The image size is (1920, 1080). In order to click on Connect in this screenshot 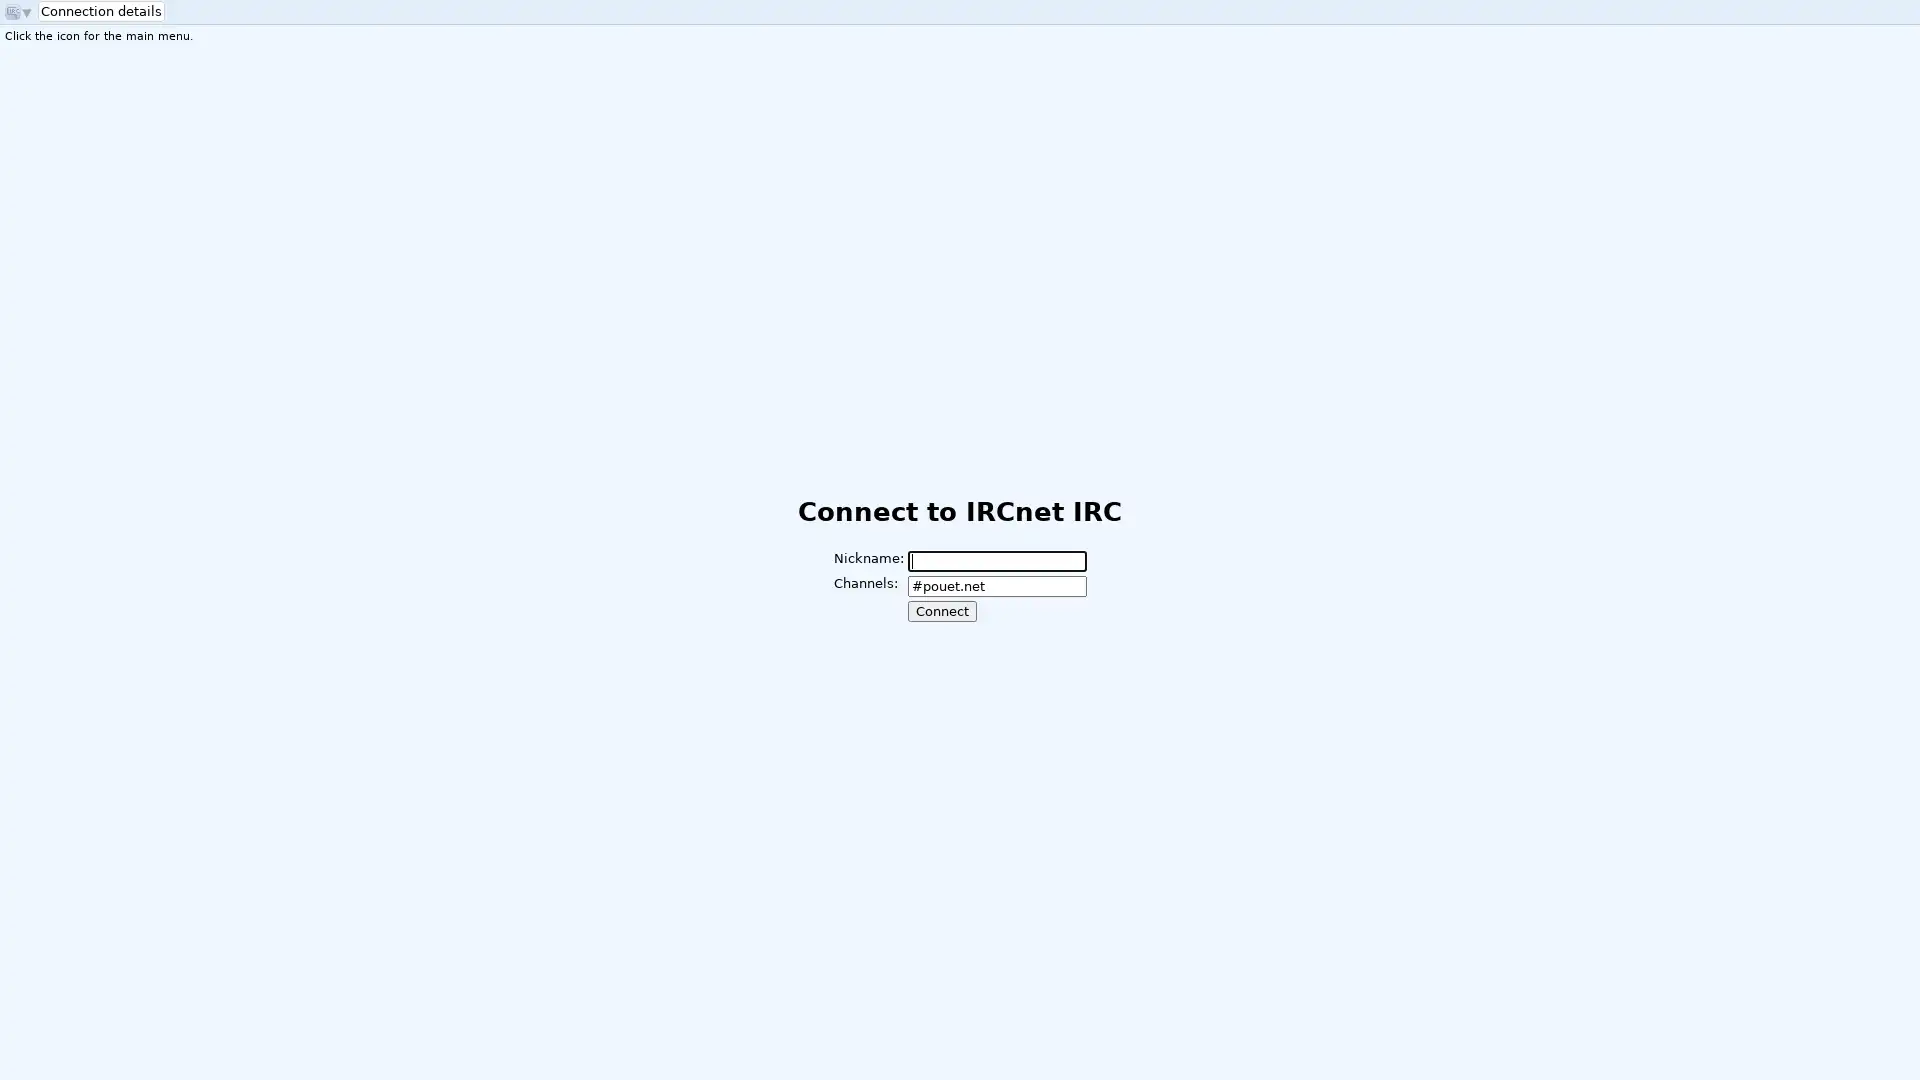, I will do `click(940, 610)`.